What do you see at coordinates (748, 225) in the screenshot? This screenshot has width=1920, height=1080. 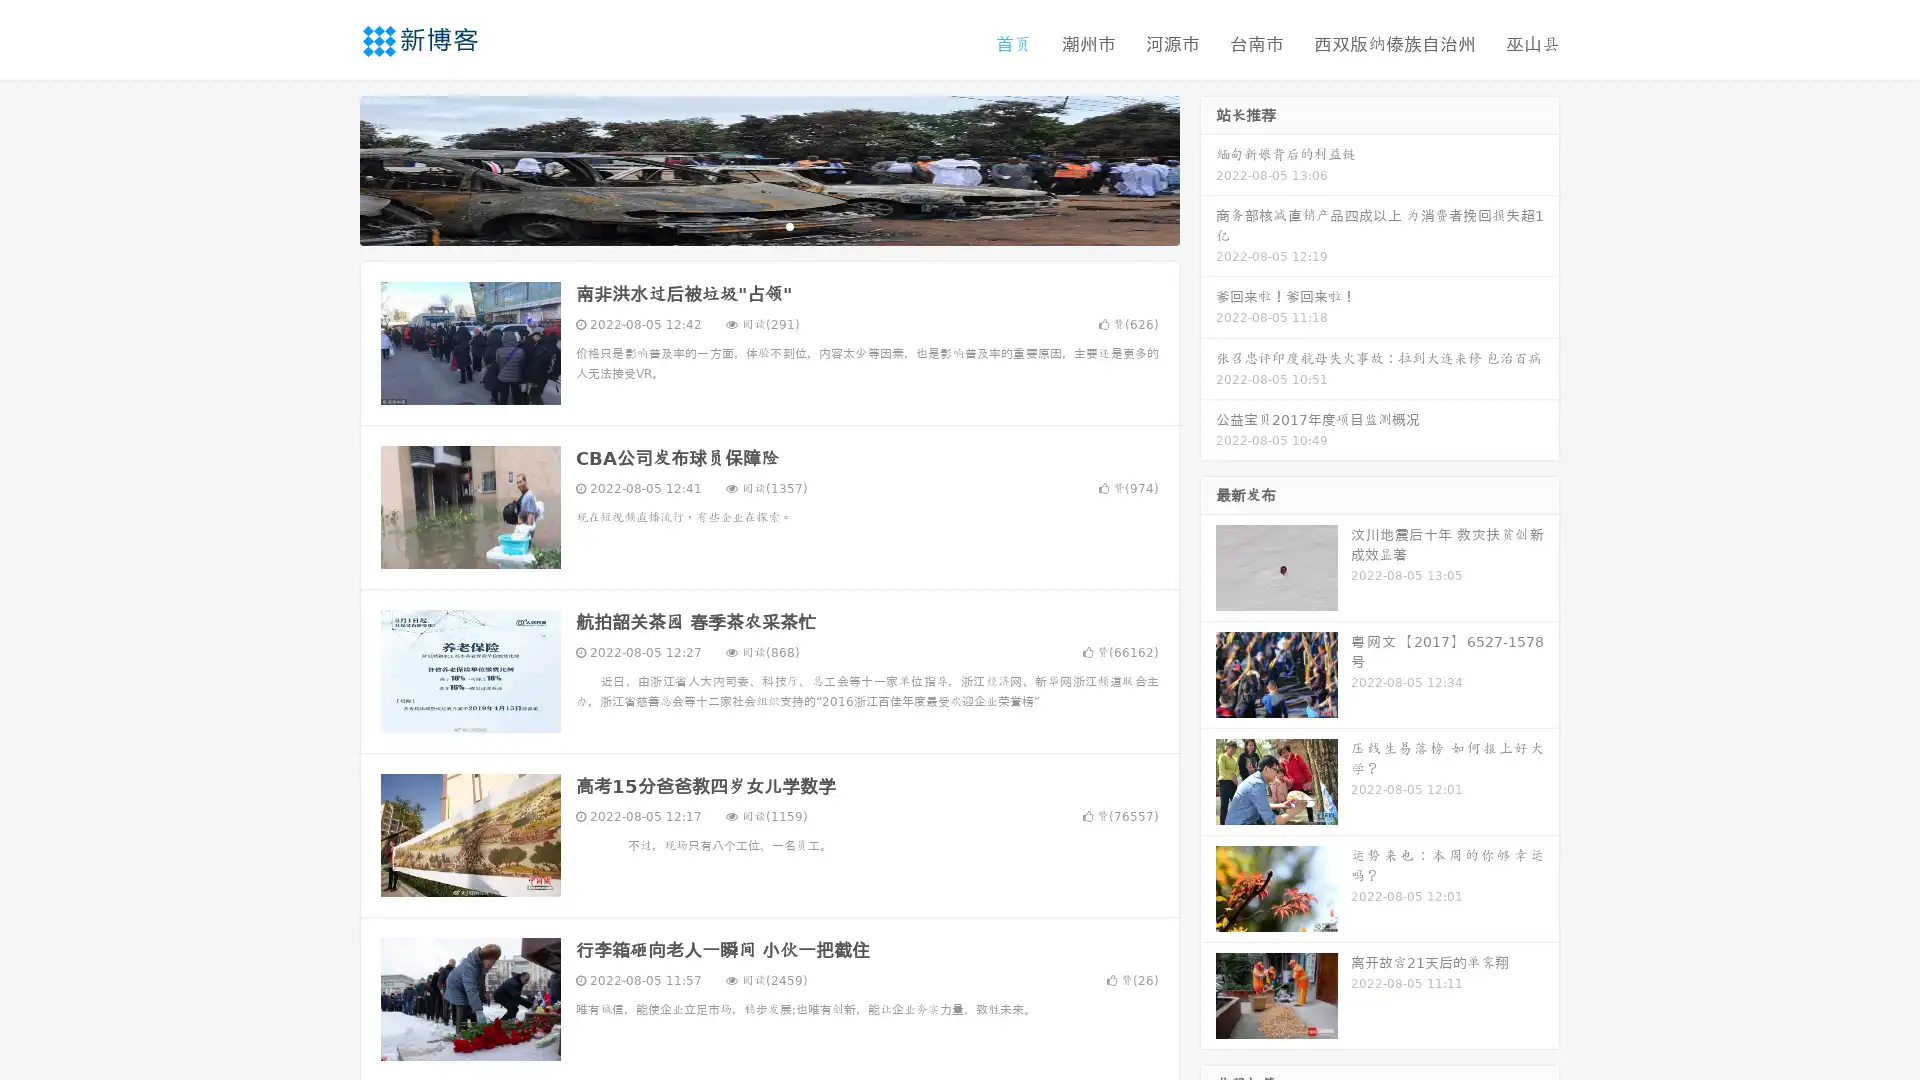 I see `Go to slide 1` at bounding box center [748, 225].